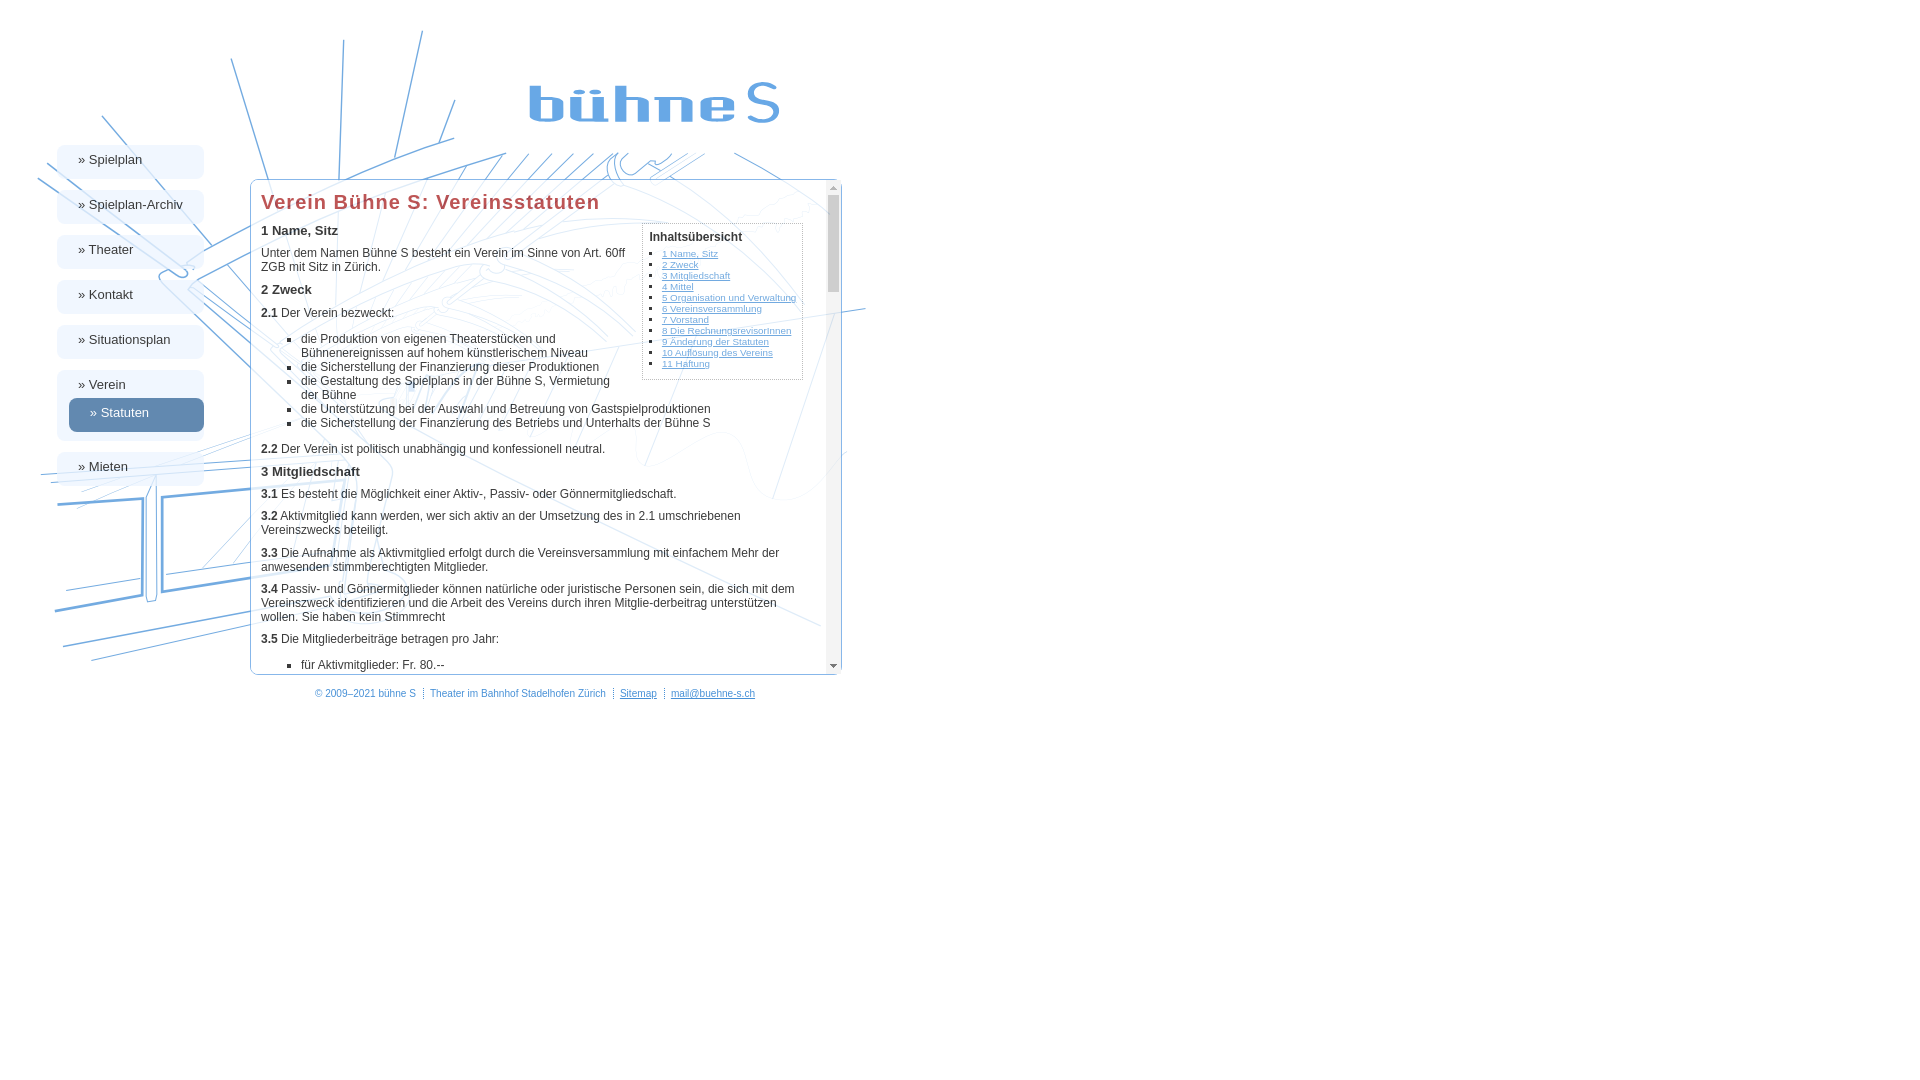 The width and height of the screenshot is (1920, 1080). Describe the element at coordinates (662, 318) in the screenshot. I see `'7 Vorstand'` at that location.